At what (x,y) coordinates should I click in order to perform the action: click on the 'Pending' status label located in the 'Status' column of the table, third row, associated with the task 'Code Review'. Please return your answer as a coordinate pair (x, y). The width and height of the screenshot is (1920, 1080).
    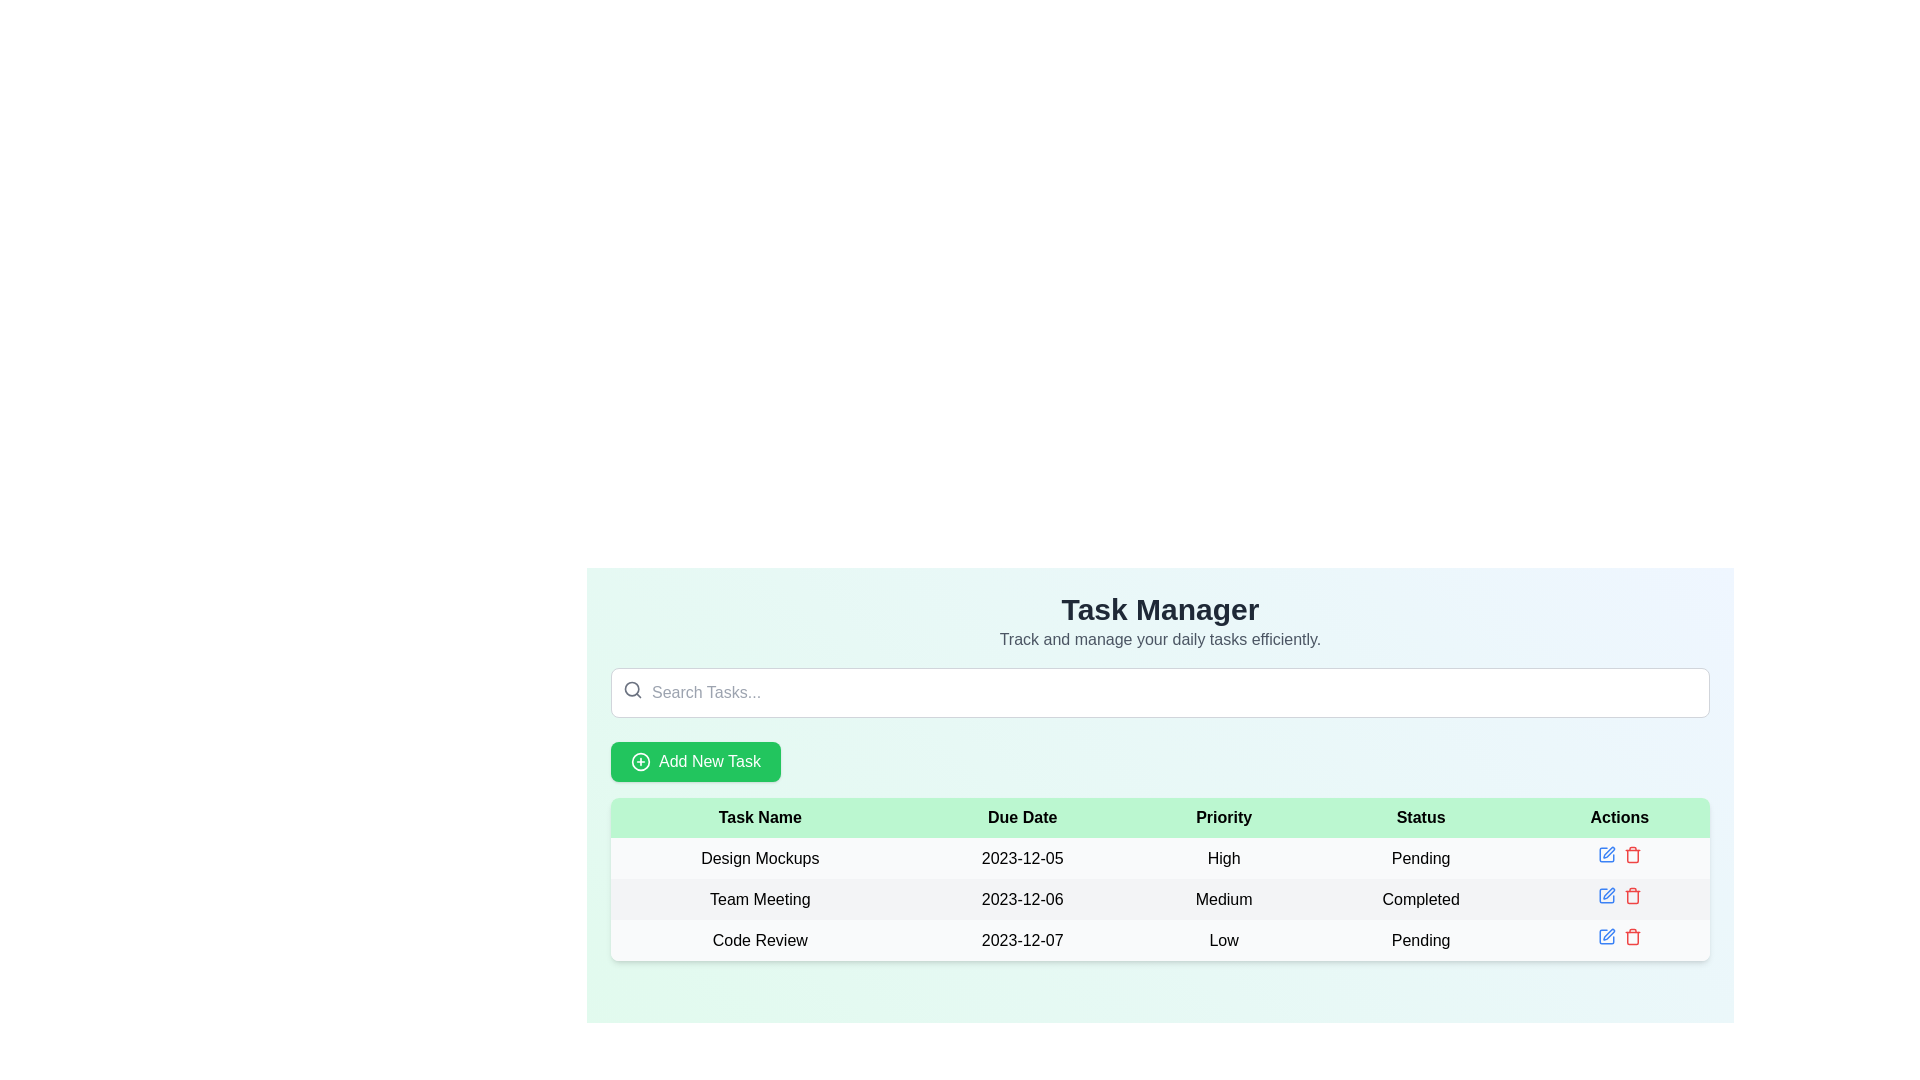
    Looking at the image, I should click on (1420, 940).